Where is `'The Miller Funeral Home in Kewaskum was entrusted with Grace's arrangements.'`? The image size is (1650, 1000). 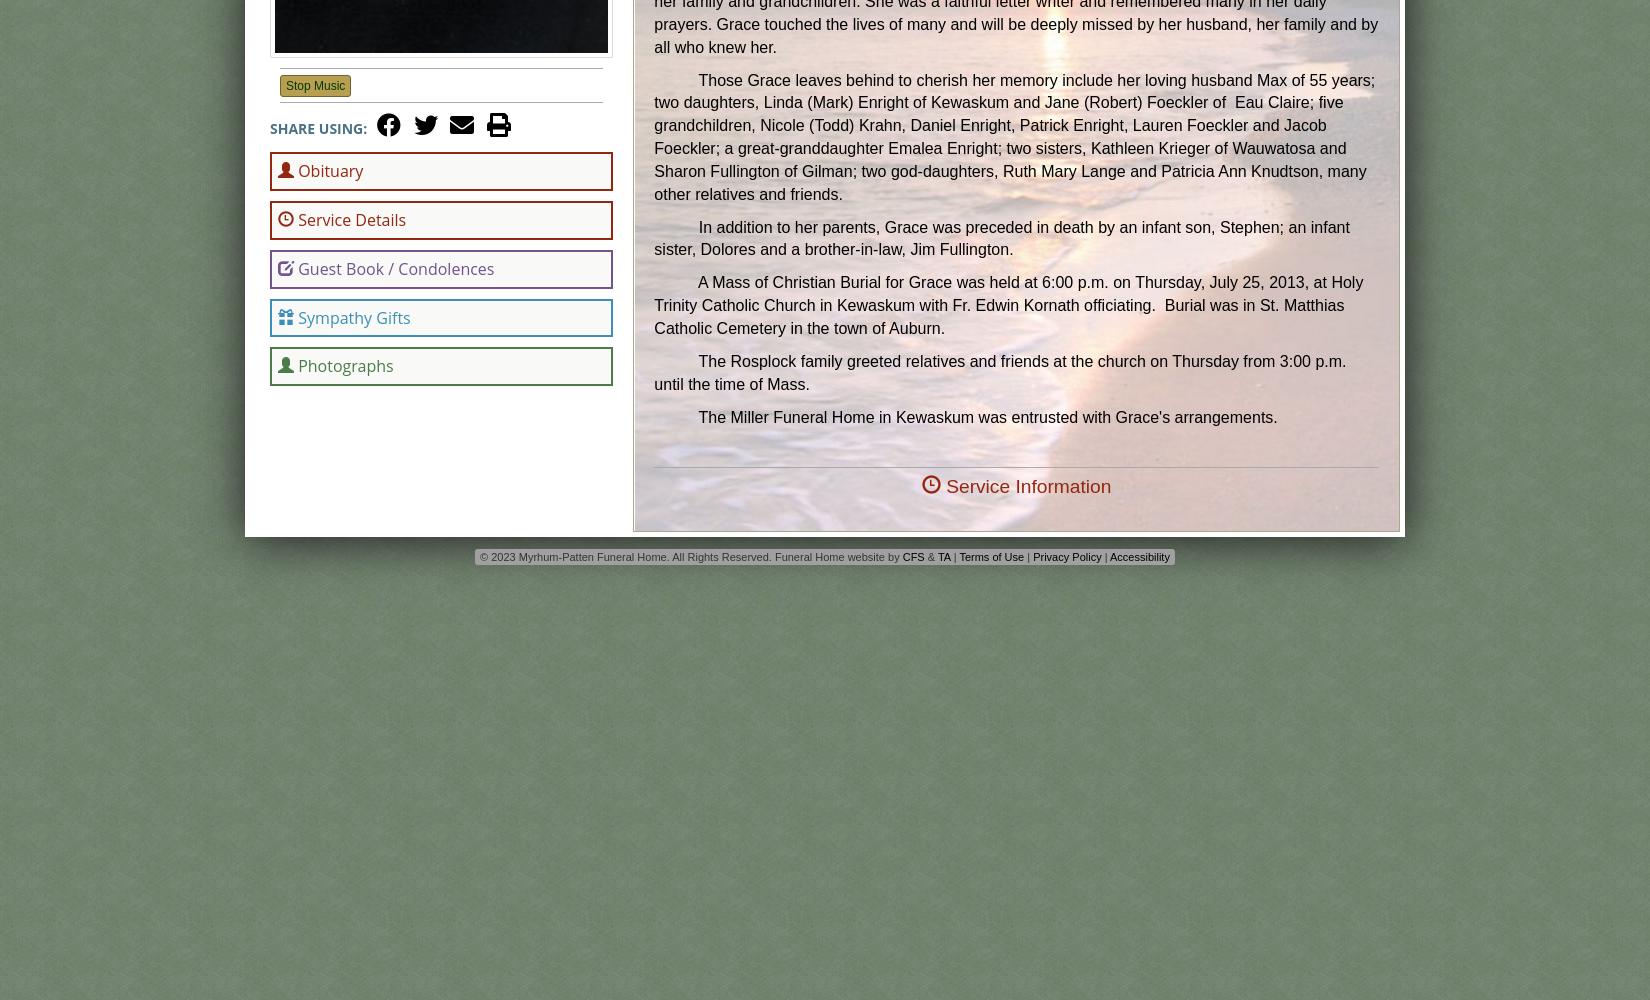
'The Miller Funeral Home in Kewaskum was entrusted with Grace's arrangements.' is located at coordinates (653, 416).